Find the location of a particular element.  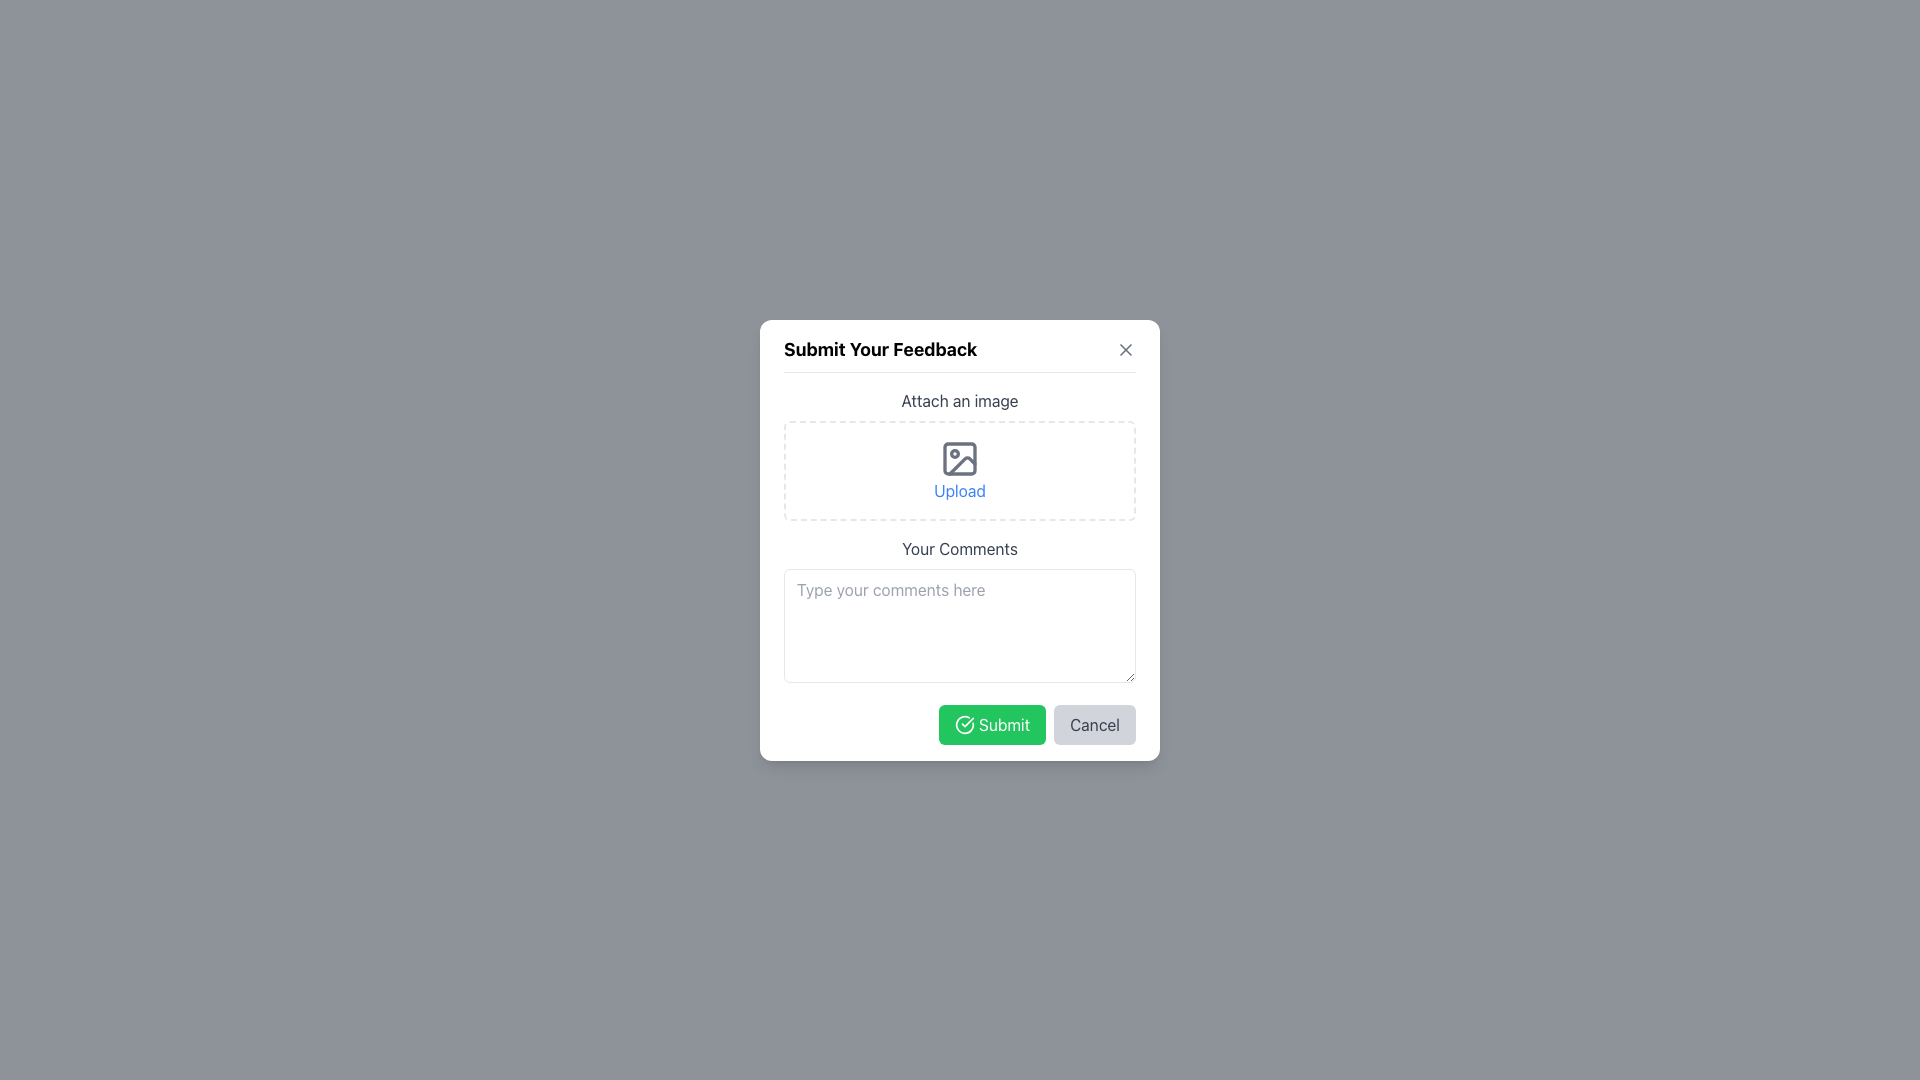

the 'Submit' button in the Button Group by navigating the keyboard to it is located at coordinates (960, 724).